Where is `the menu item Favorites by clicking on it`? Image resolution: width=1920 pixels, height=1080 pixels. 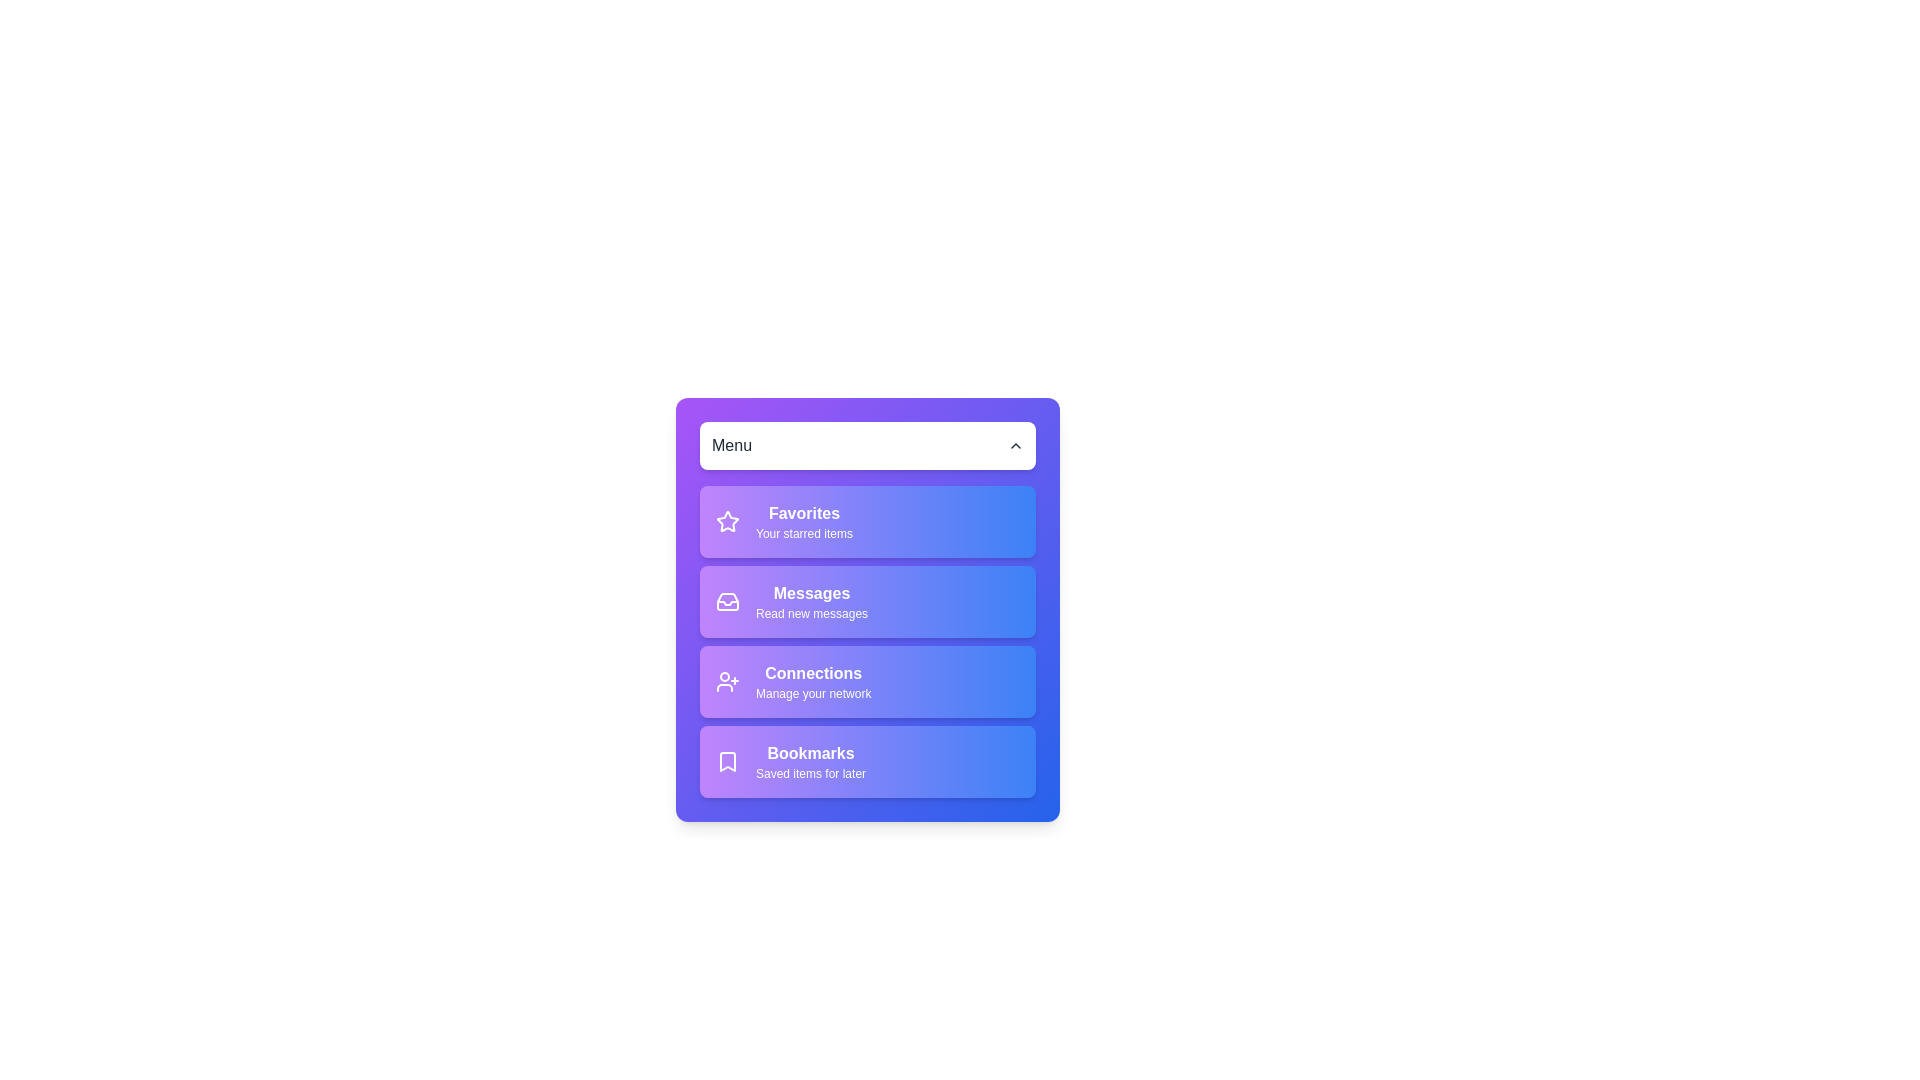 the menu item Favorites by clicking on it is located at coordinates (868, 520).